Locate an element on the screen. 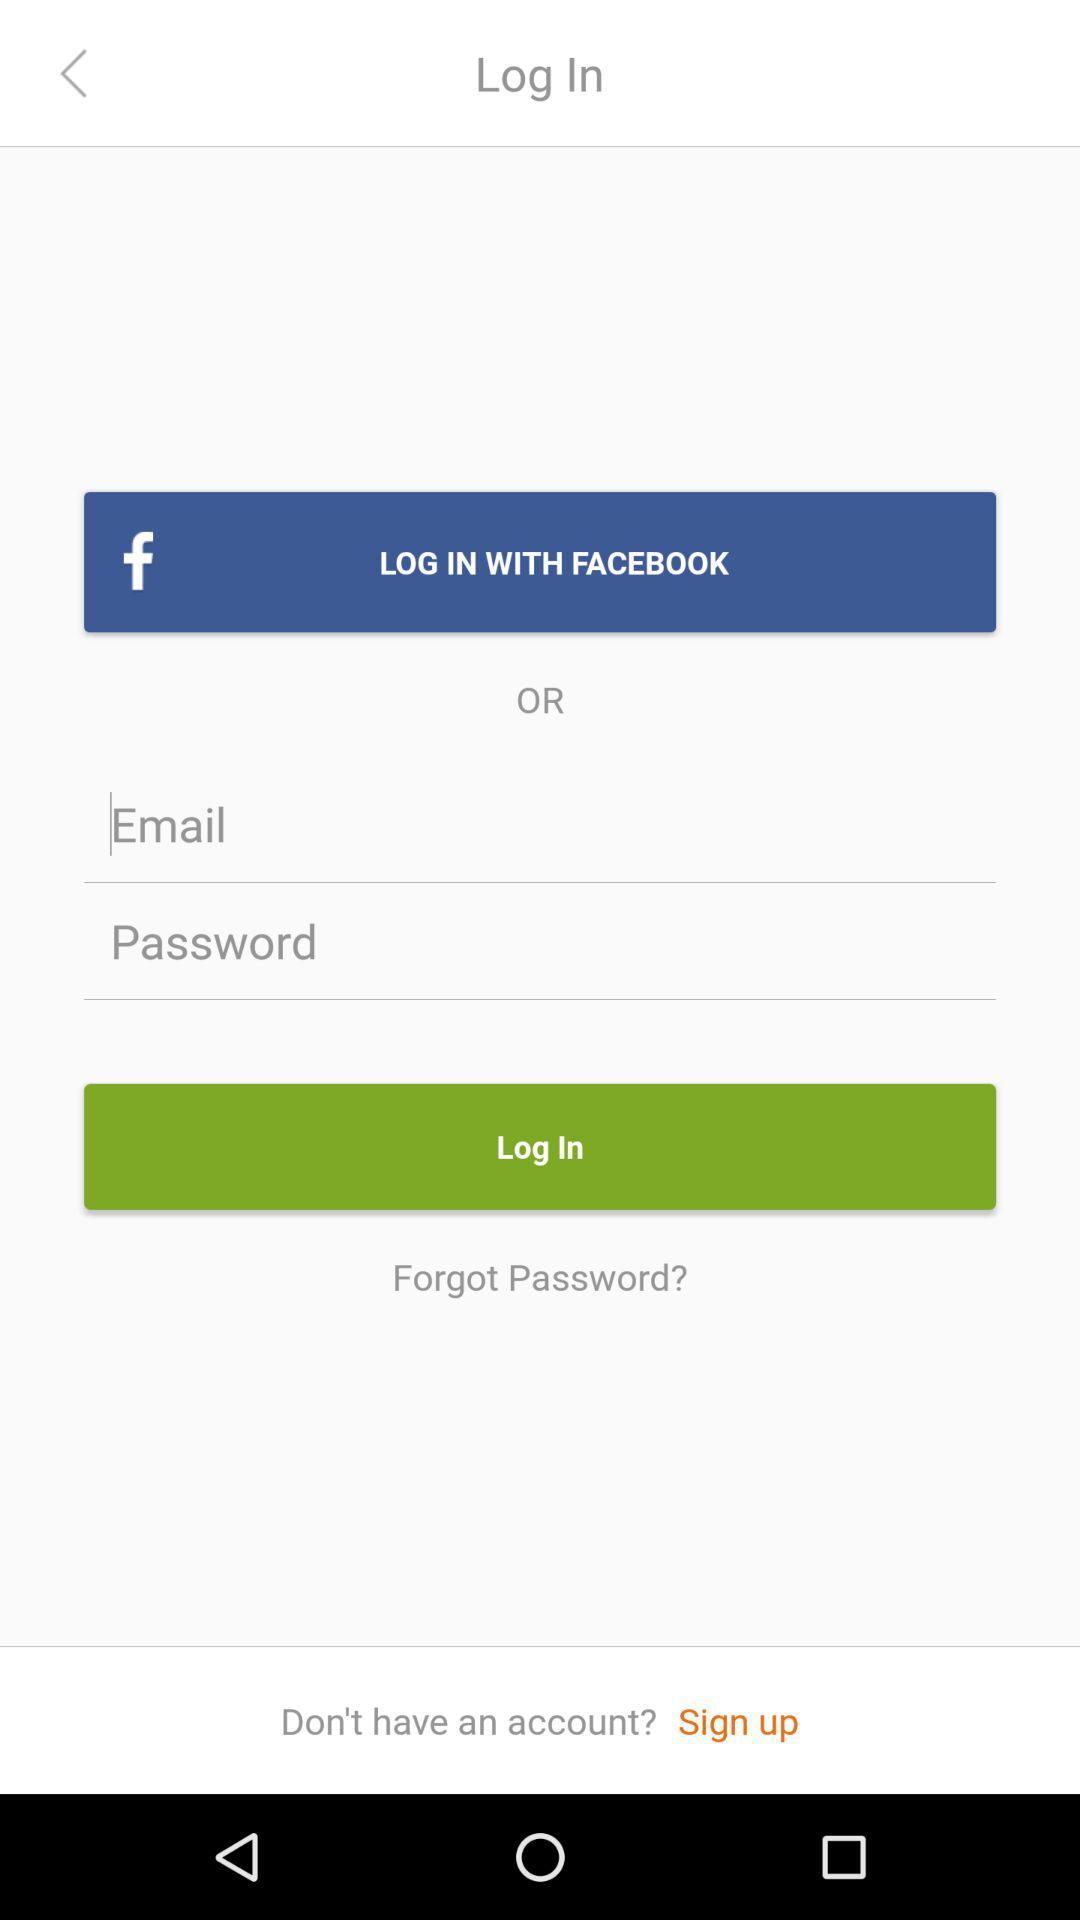  write password is located at coordinates (540, 939).